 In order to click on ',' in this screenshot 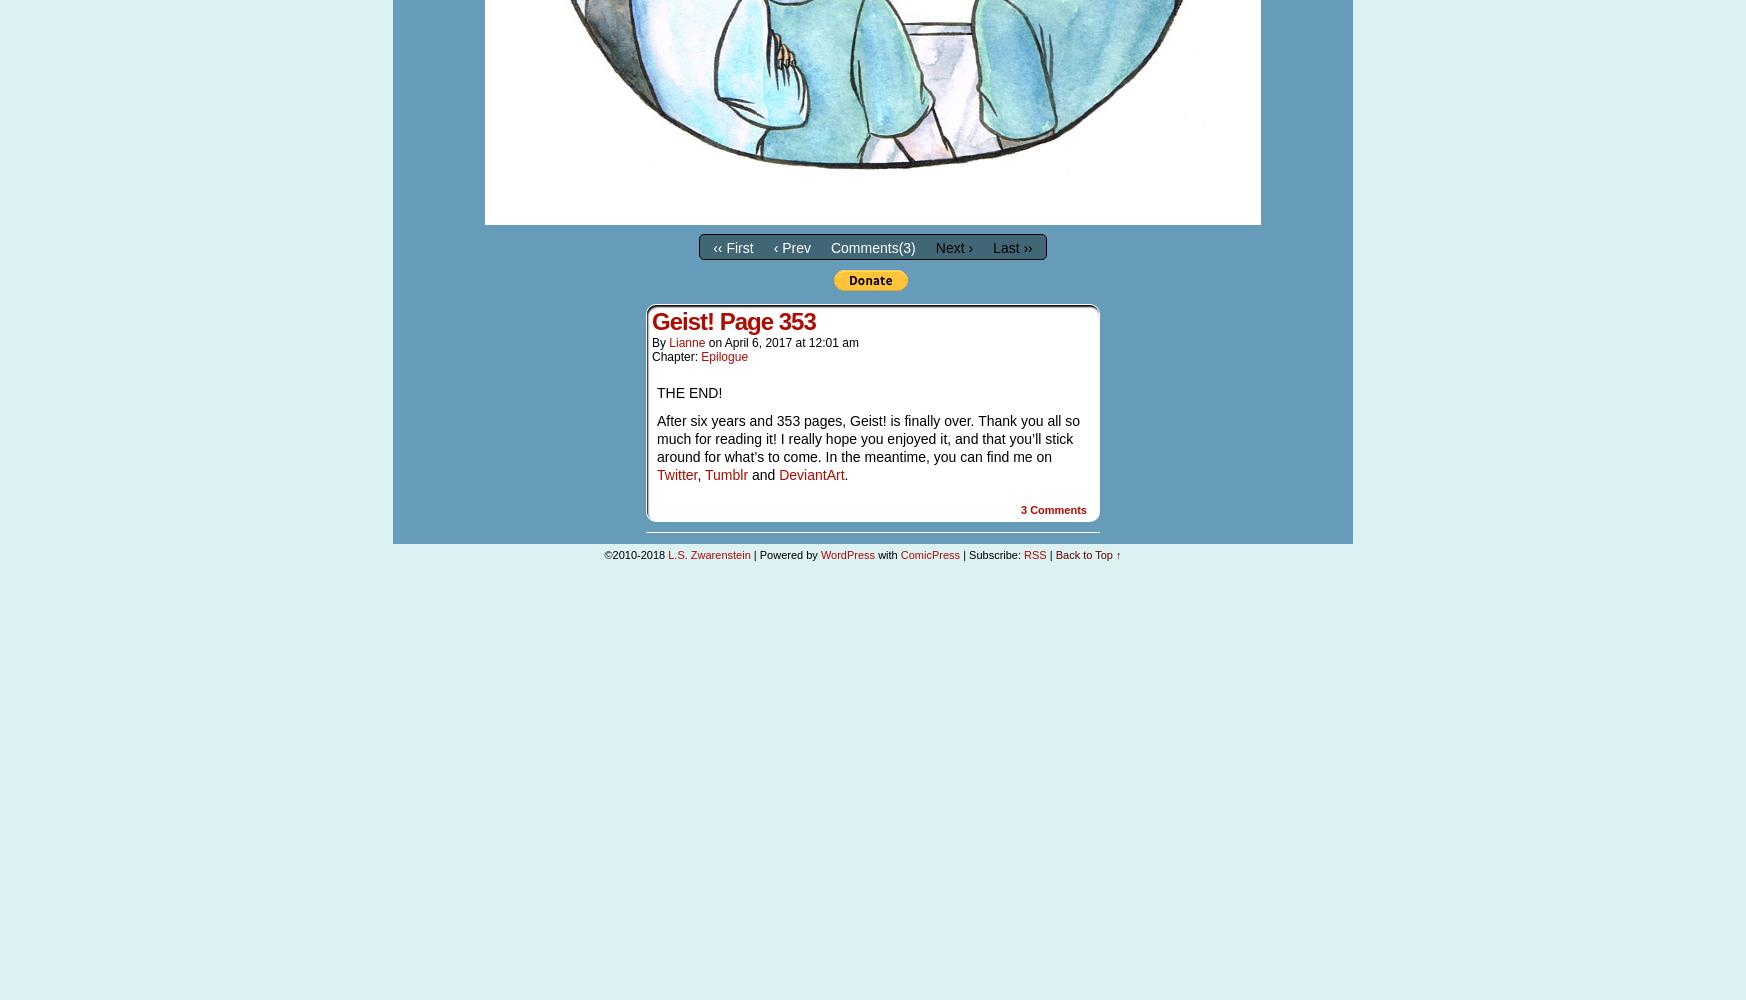, I will do `click(697, 473)`.